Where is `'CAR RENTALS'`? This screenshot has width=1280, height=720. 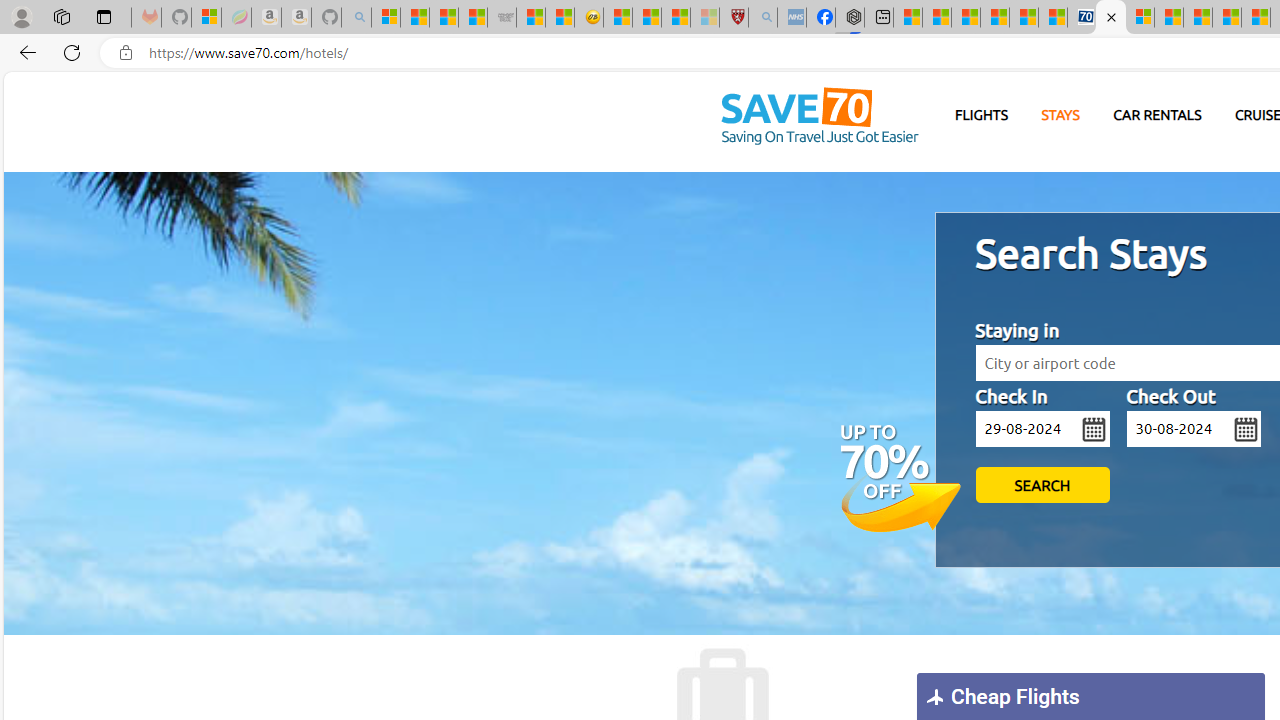
'CAR RENTALS' is located at coordinates (1157, 115).